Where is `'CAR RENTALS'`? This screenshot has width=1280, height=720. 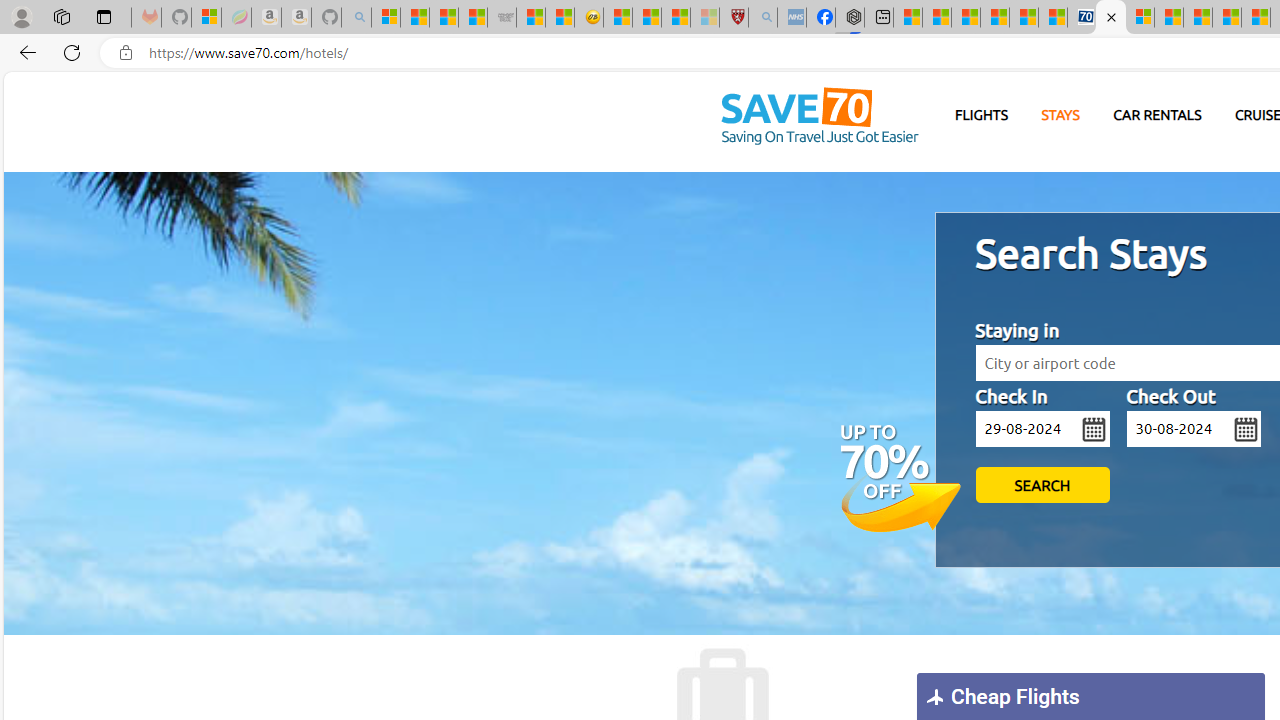
'CAR RENTALS' is located at coordinates (1157, 115).